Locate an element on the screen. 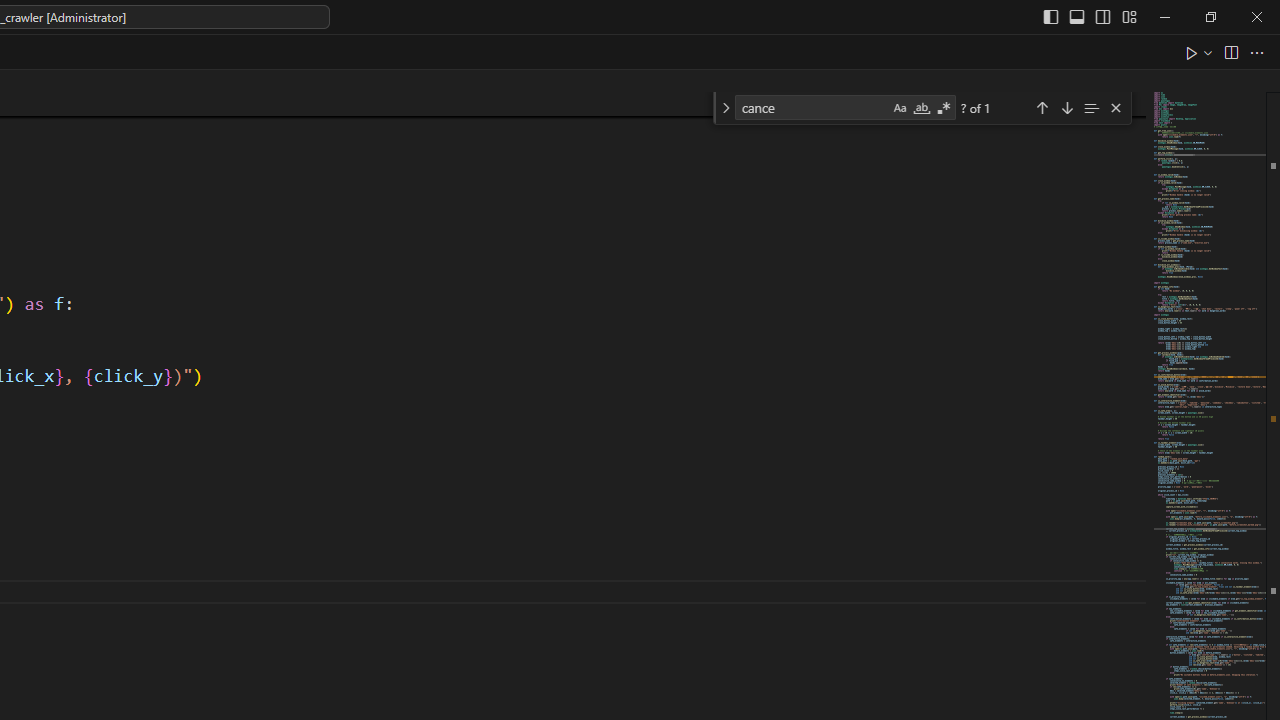 The image size is (1280, 720). 'Use Regular Expression (Alt+R)' is located at coordinates (943, 108).